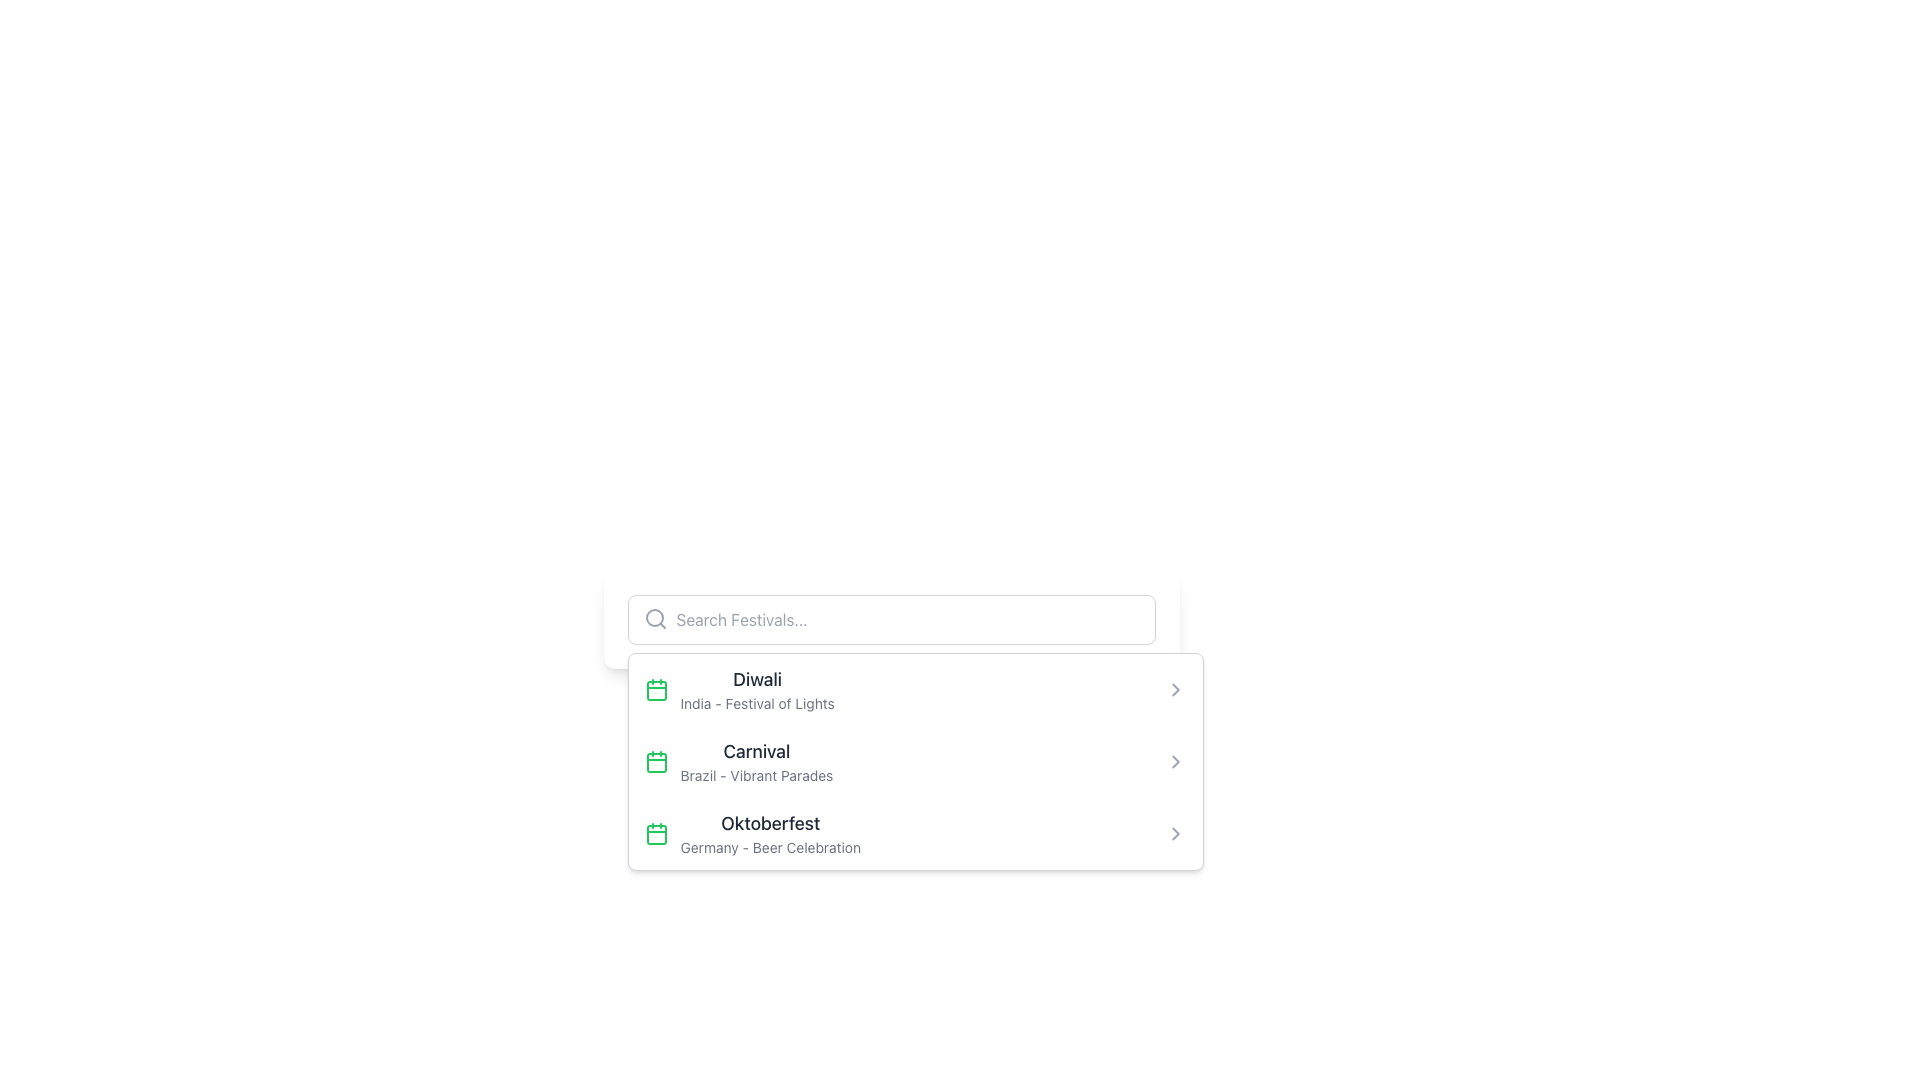  I want to click on the chevron arrow icon, which is a small right-pointing vector graphic styled in gray, located, so click(1175, 689).